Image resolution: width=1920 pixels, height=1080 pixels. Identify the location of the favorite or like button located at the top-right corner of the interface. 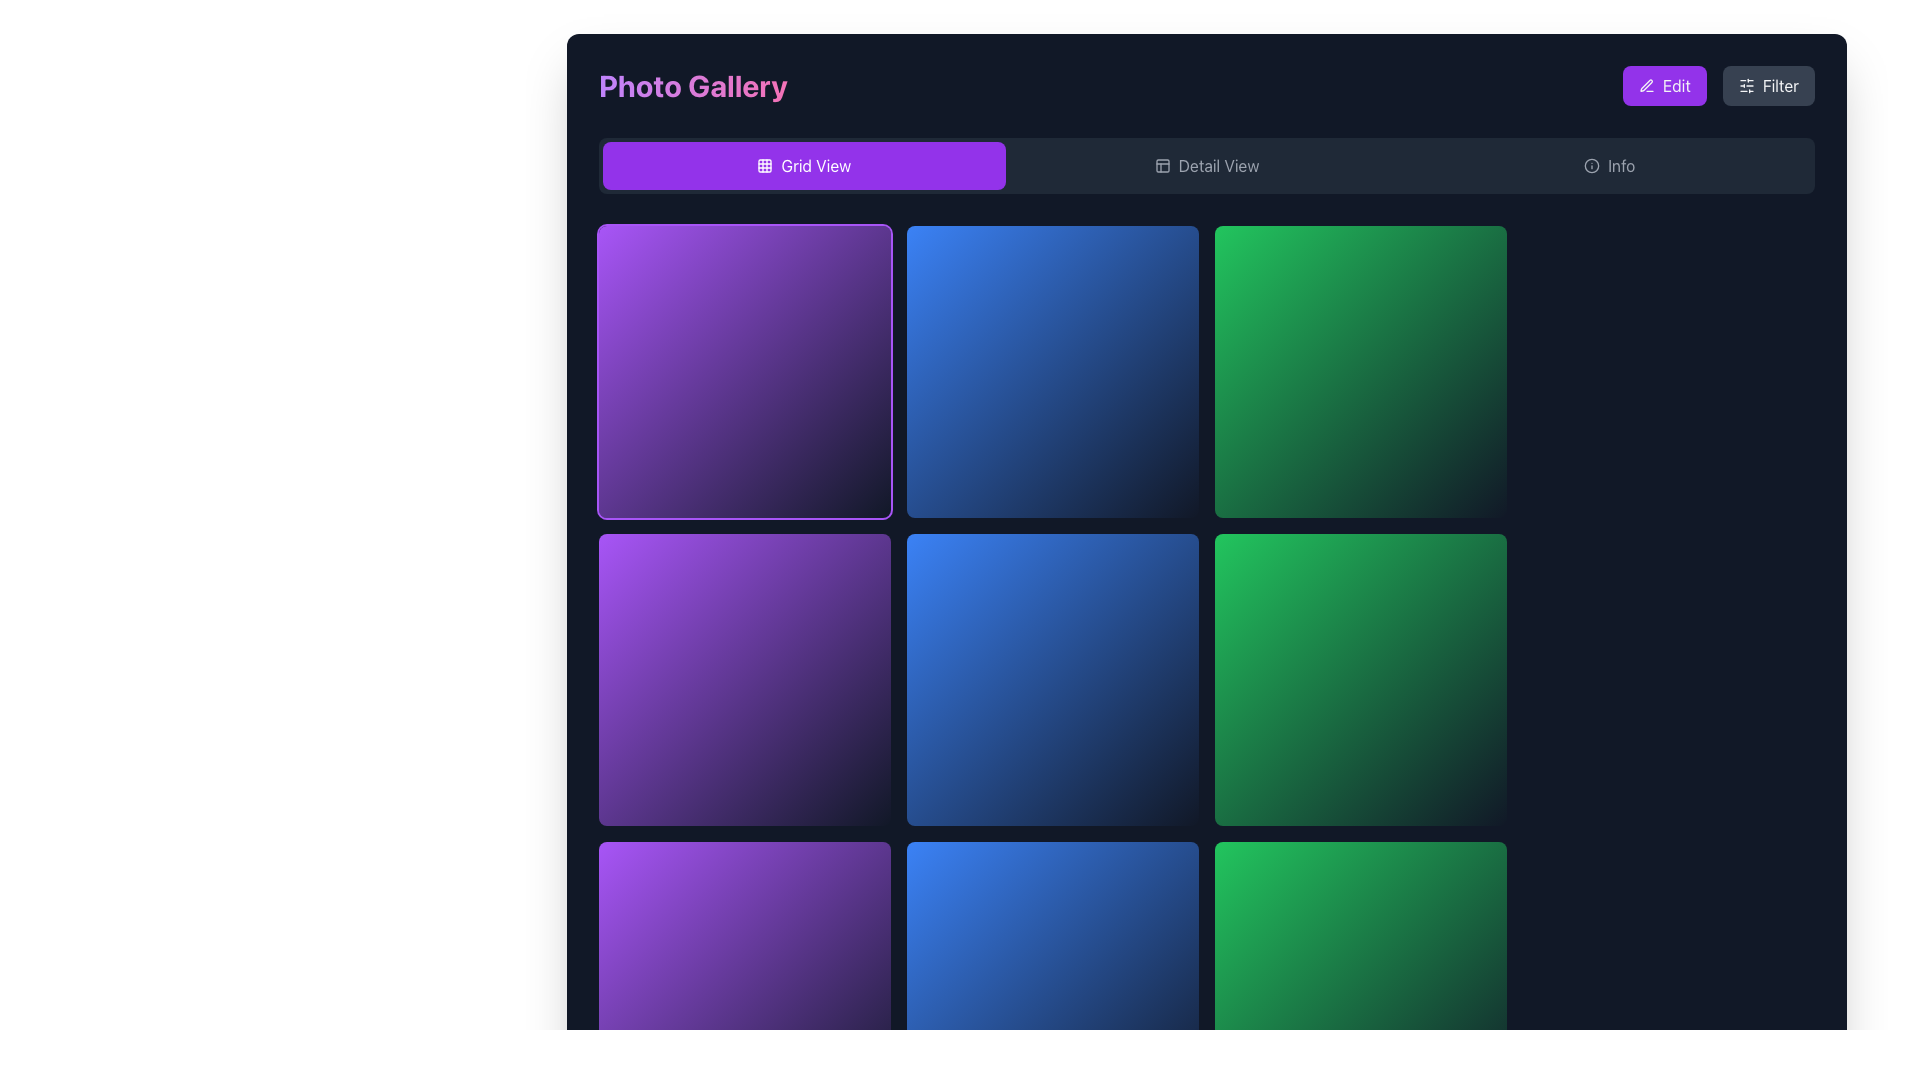
(1790, 249).